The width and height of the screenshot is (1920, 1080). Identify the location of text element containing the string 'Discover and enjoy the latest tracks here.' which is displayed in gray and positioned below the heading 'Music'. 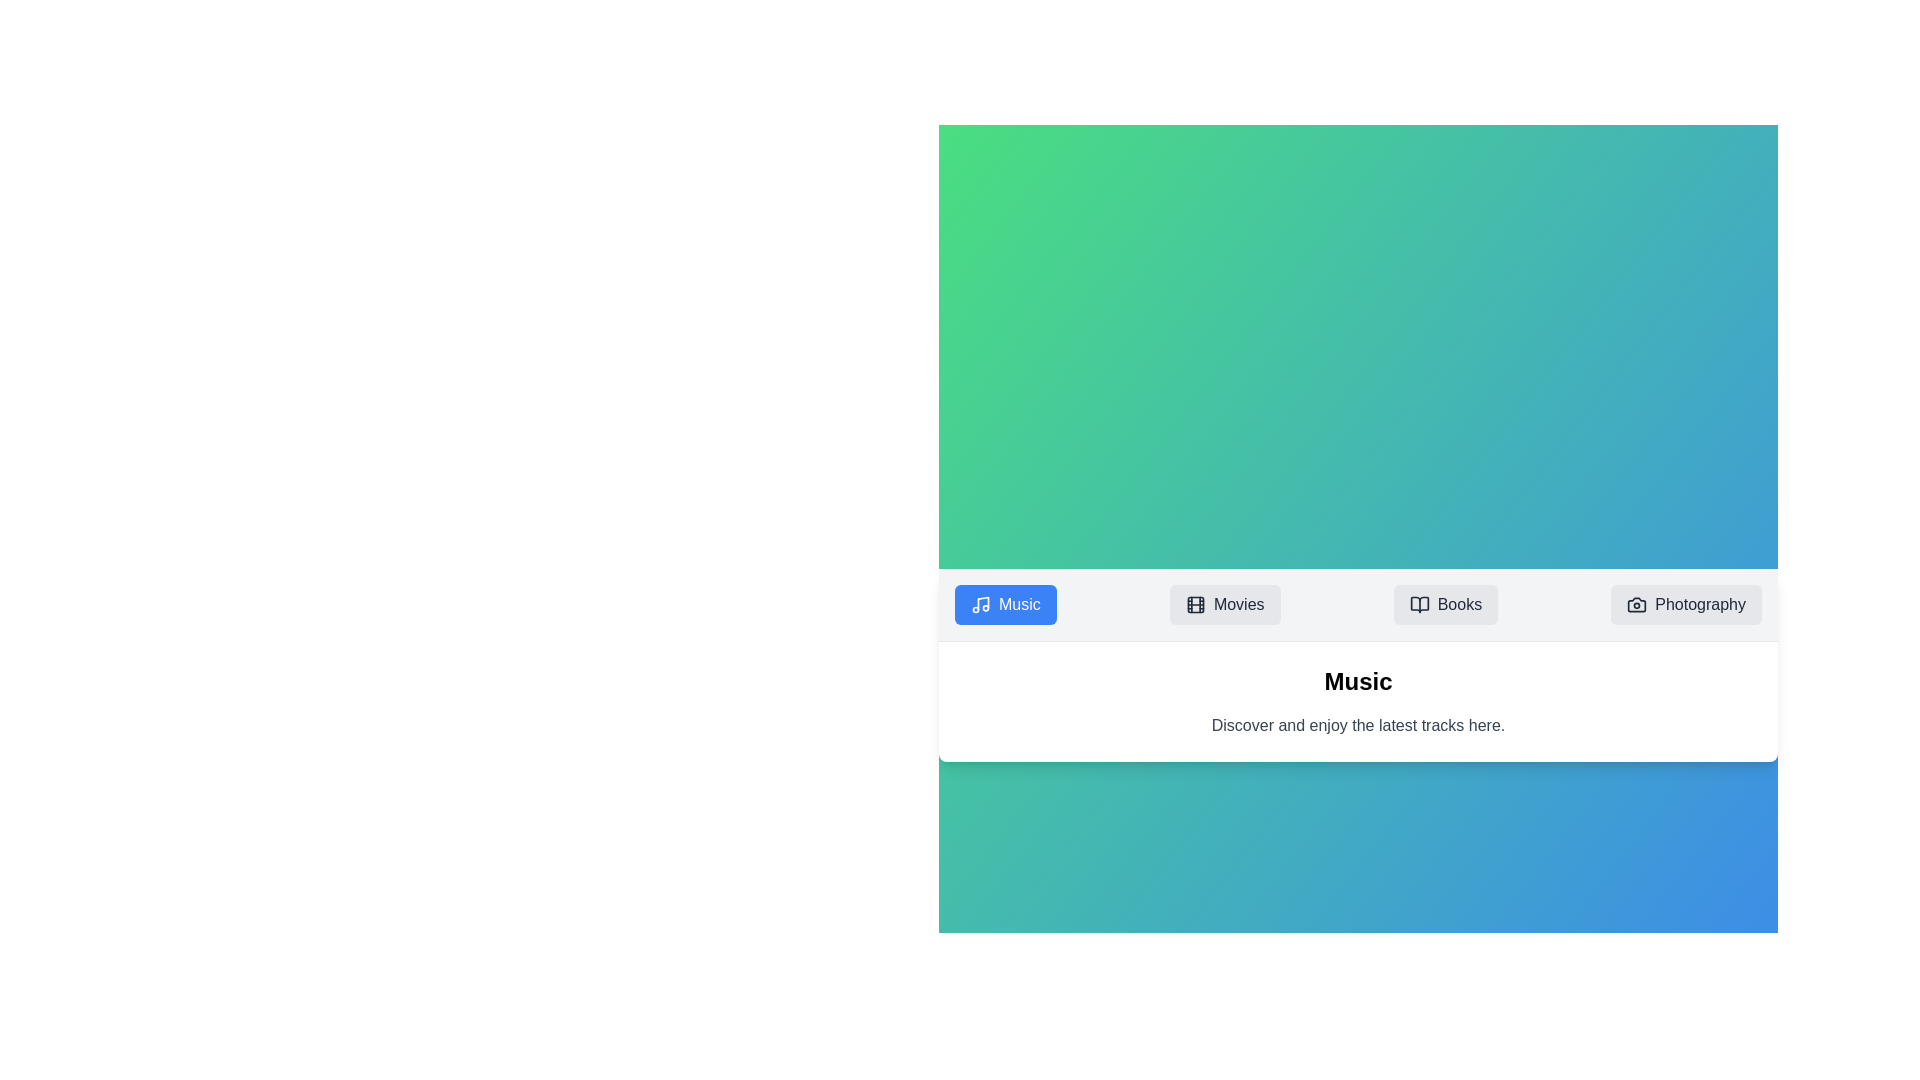
(1358, 725).